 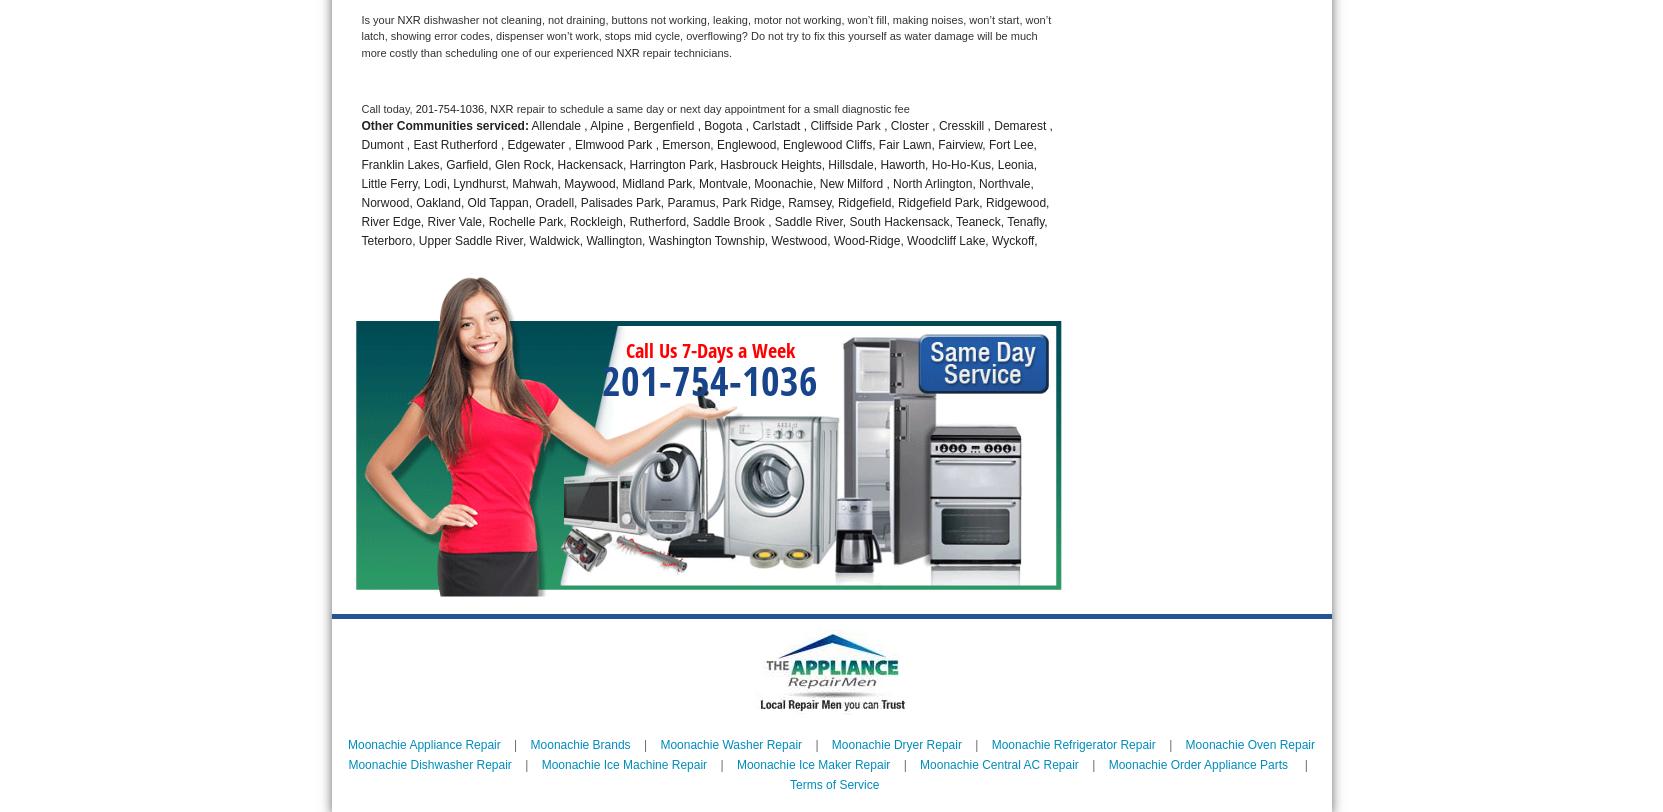 I want to click on 'Moonachie Ice Maker Repair', so click(x=812, y=764).